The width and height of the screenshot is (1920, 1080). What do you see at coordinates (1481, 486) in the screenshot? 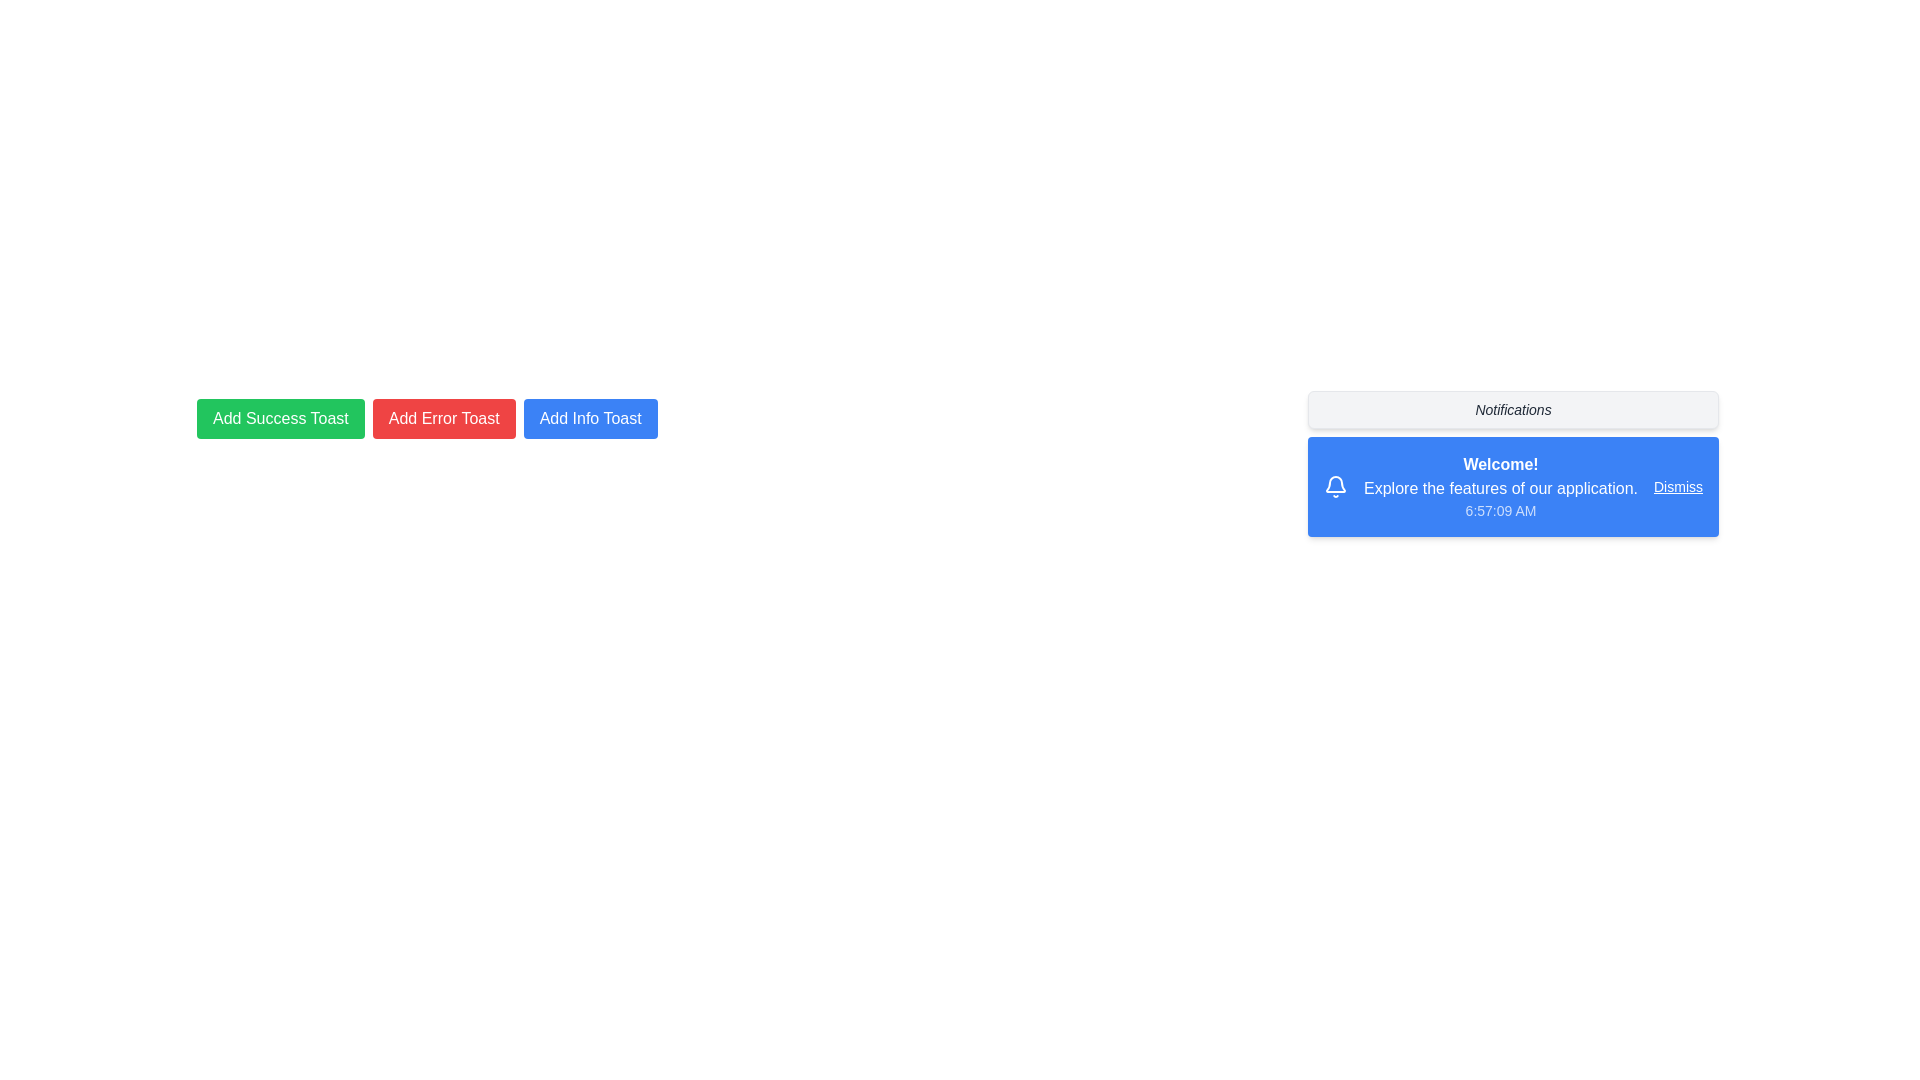
I see `the Text Display element that shows a welcome title and feature exploration prompt in white text on a blue background, located in the bottom-right of the interface` at bounding box center [1481, 486].